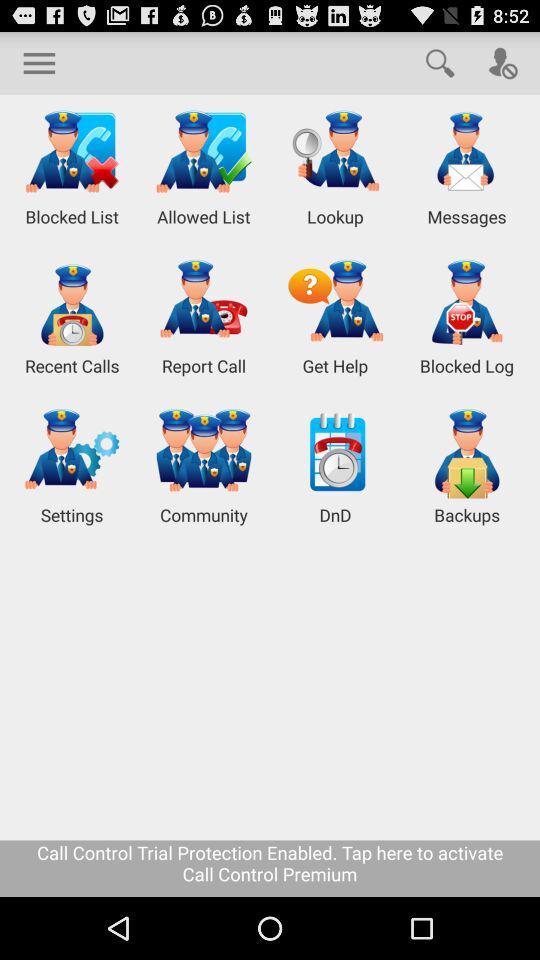  I want to click on search, so click(440, 62).